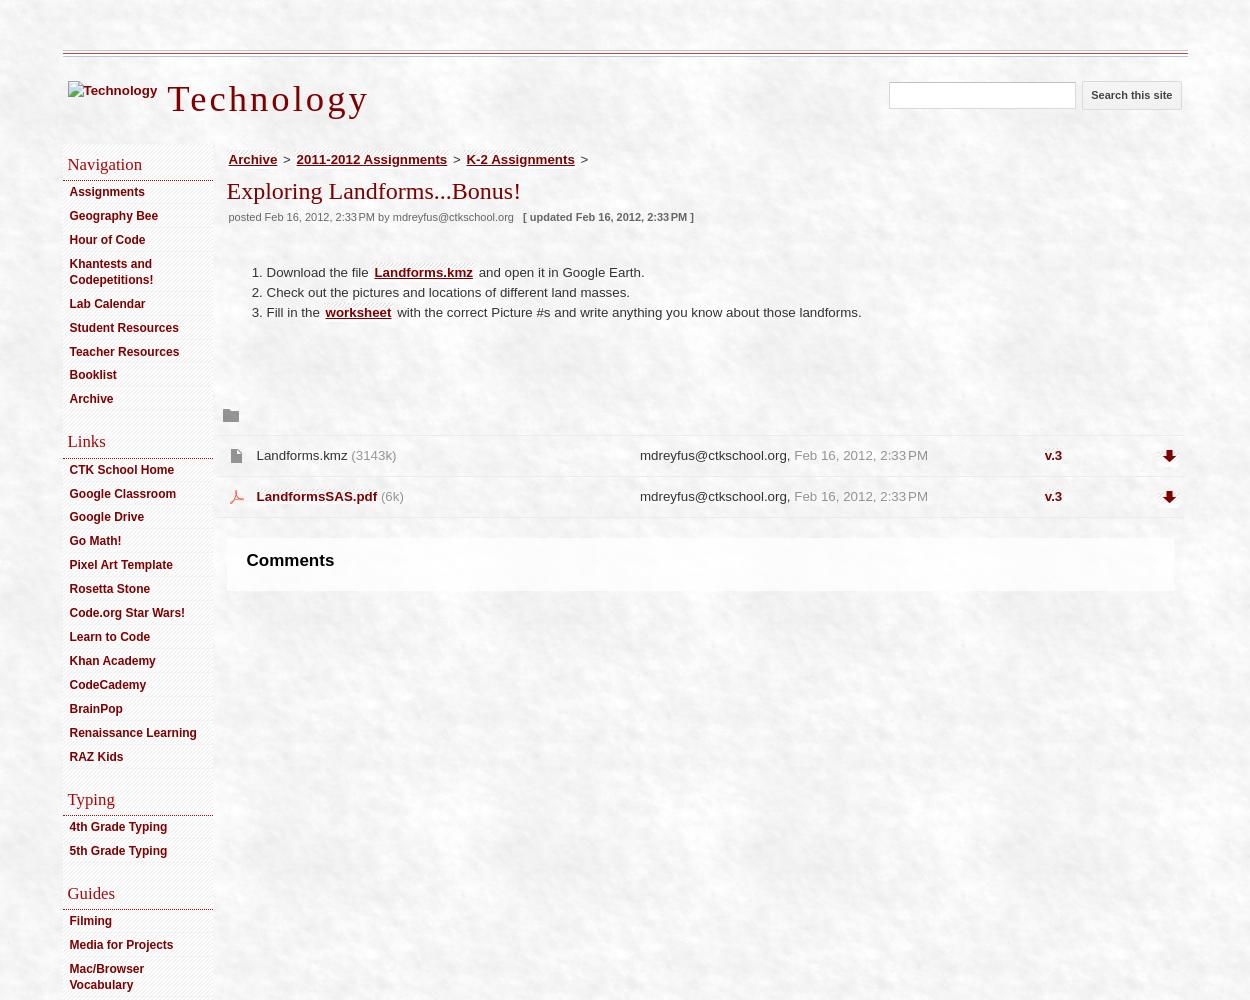 The width and height of the screenshot is (1250, 1000). Describe the element at coordinates (473, 272) in the screenshot. I see `'and open it in Google Earth.'` at that location.